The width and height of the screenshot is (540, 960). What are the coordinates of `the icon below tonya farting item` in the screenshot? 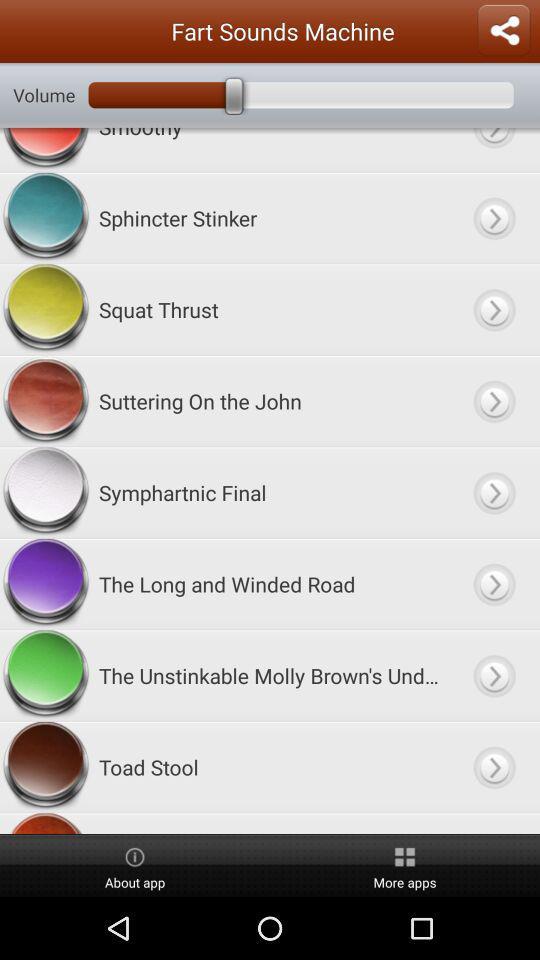 It's located at (405, 865).